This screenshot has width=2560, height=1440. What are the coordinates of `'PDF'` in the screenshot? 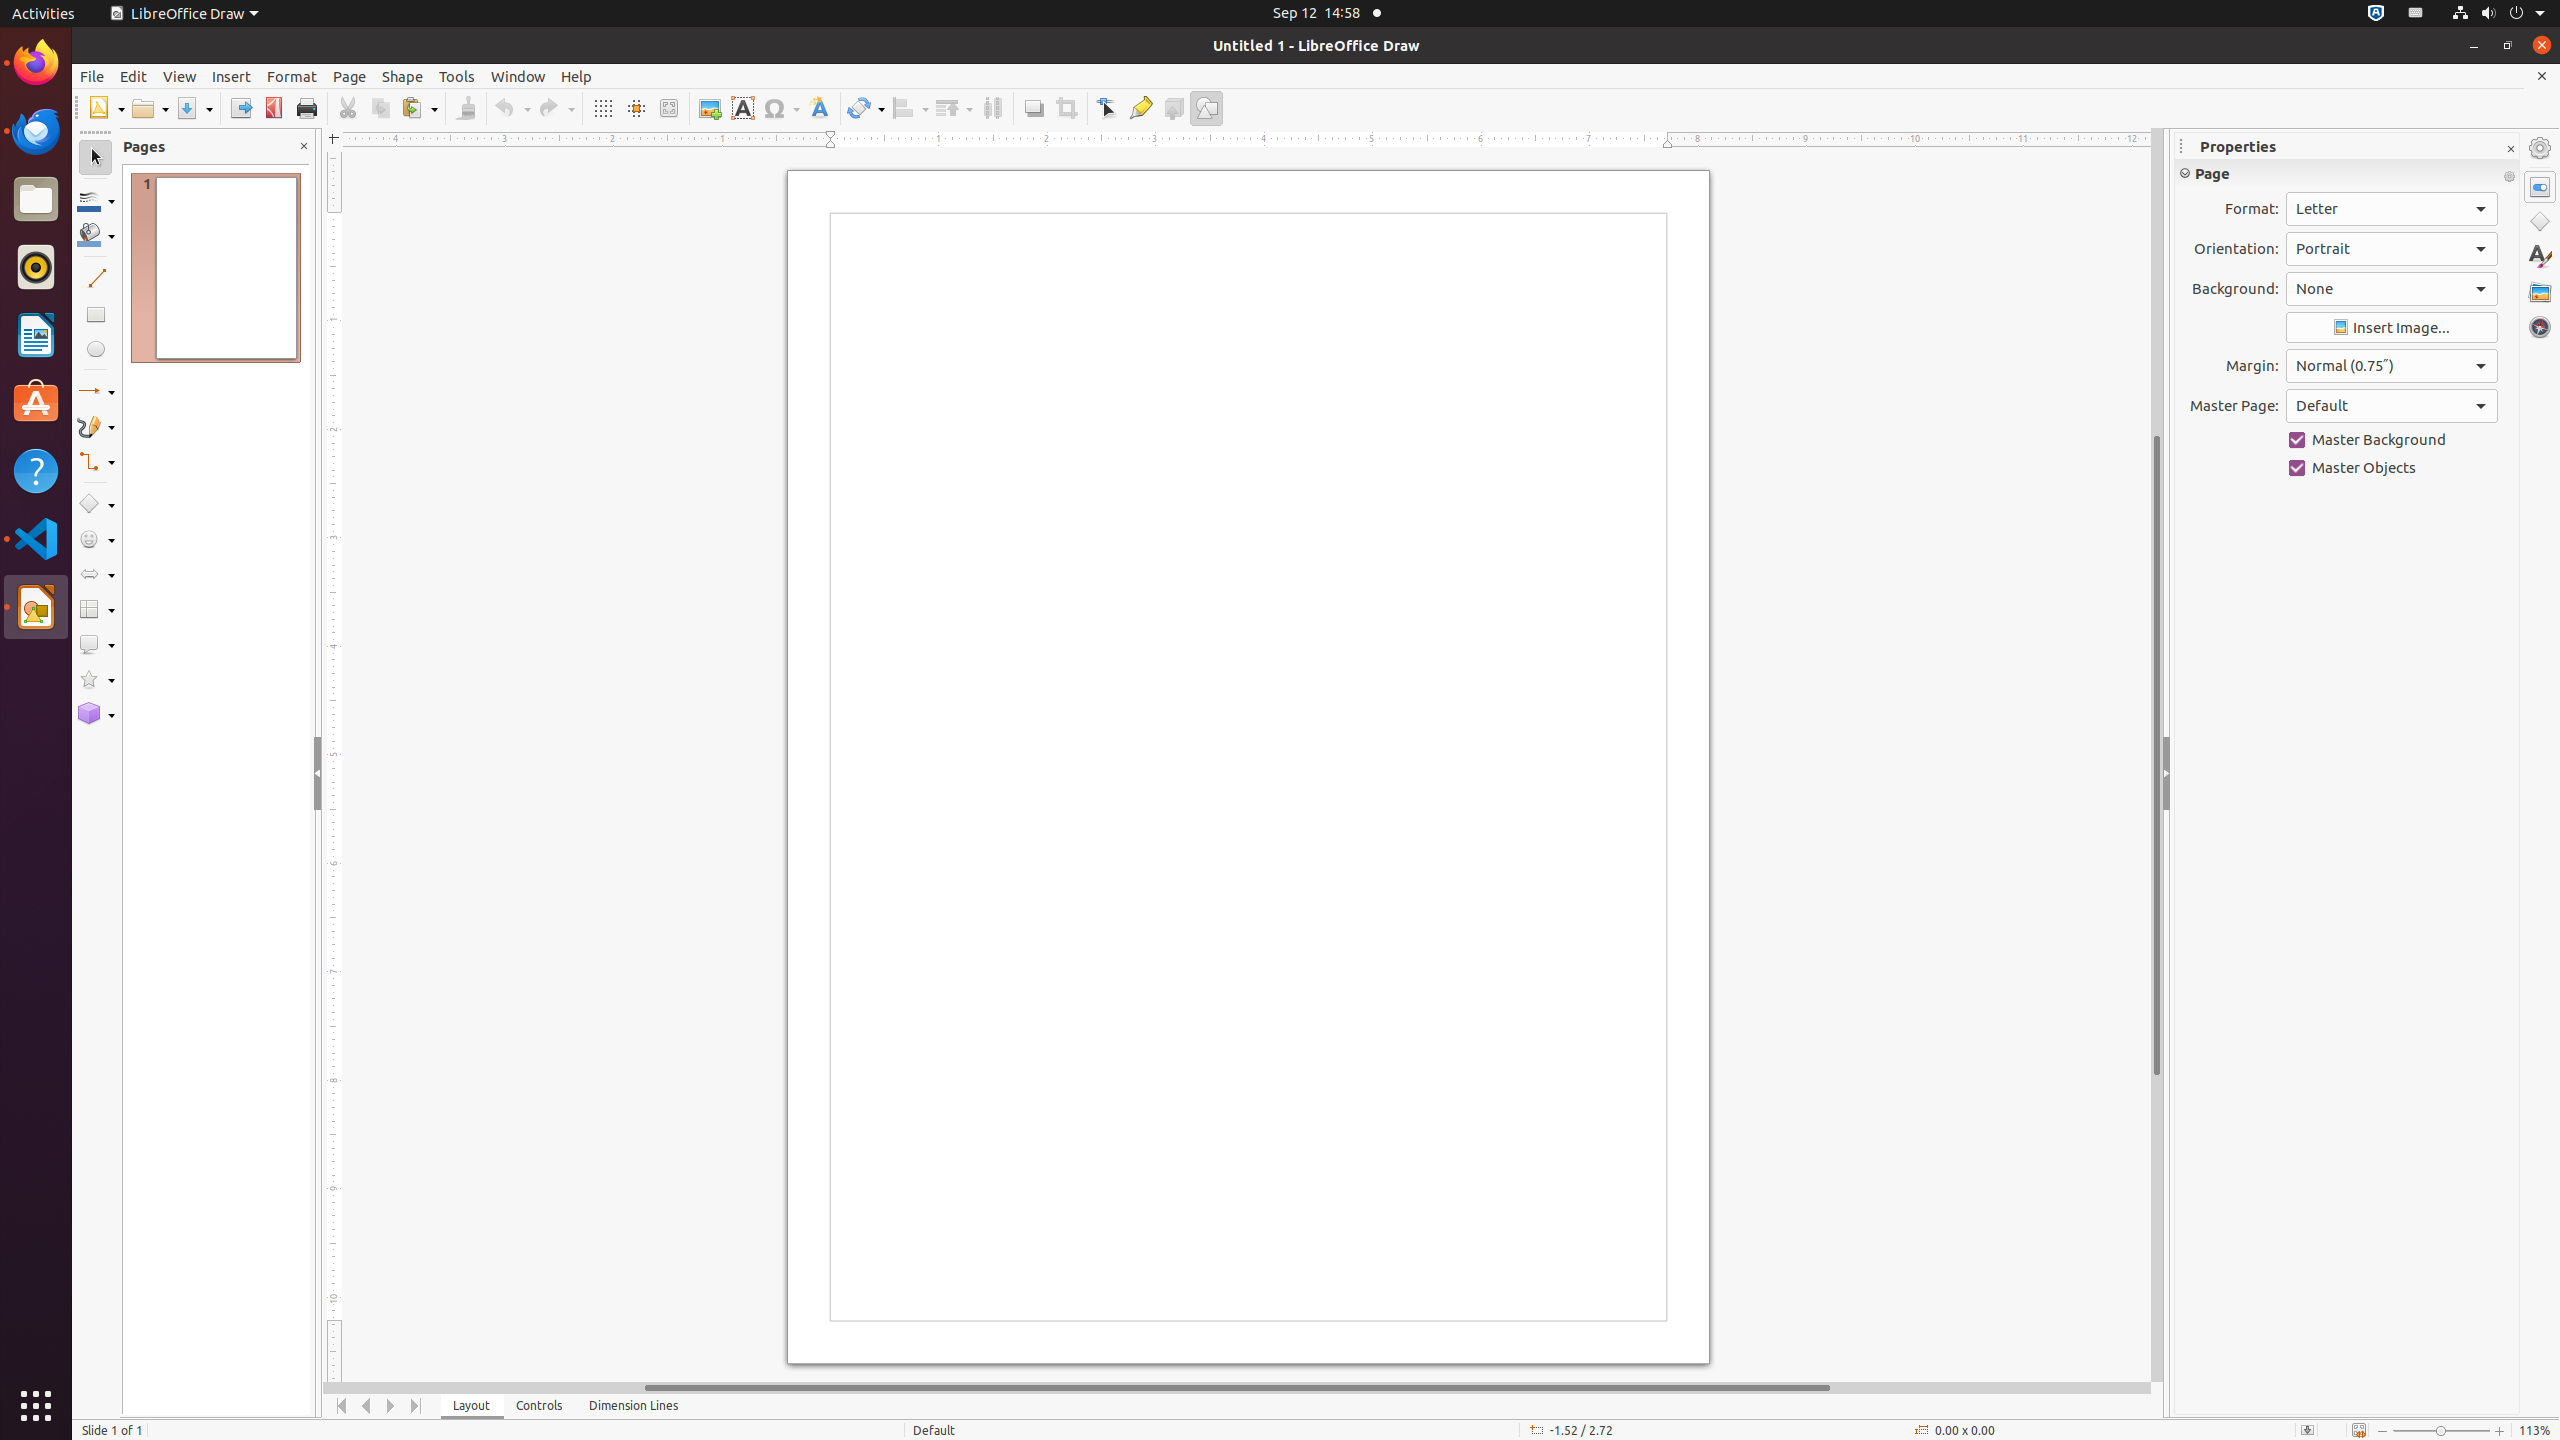 It's located at (273, 107).